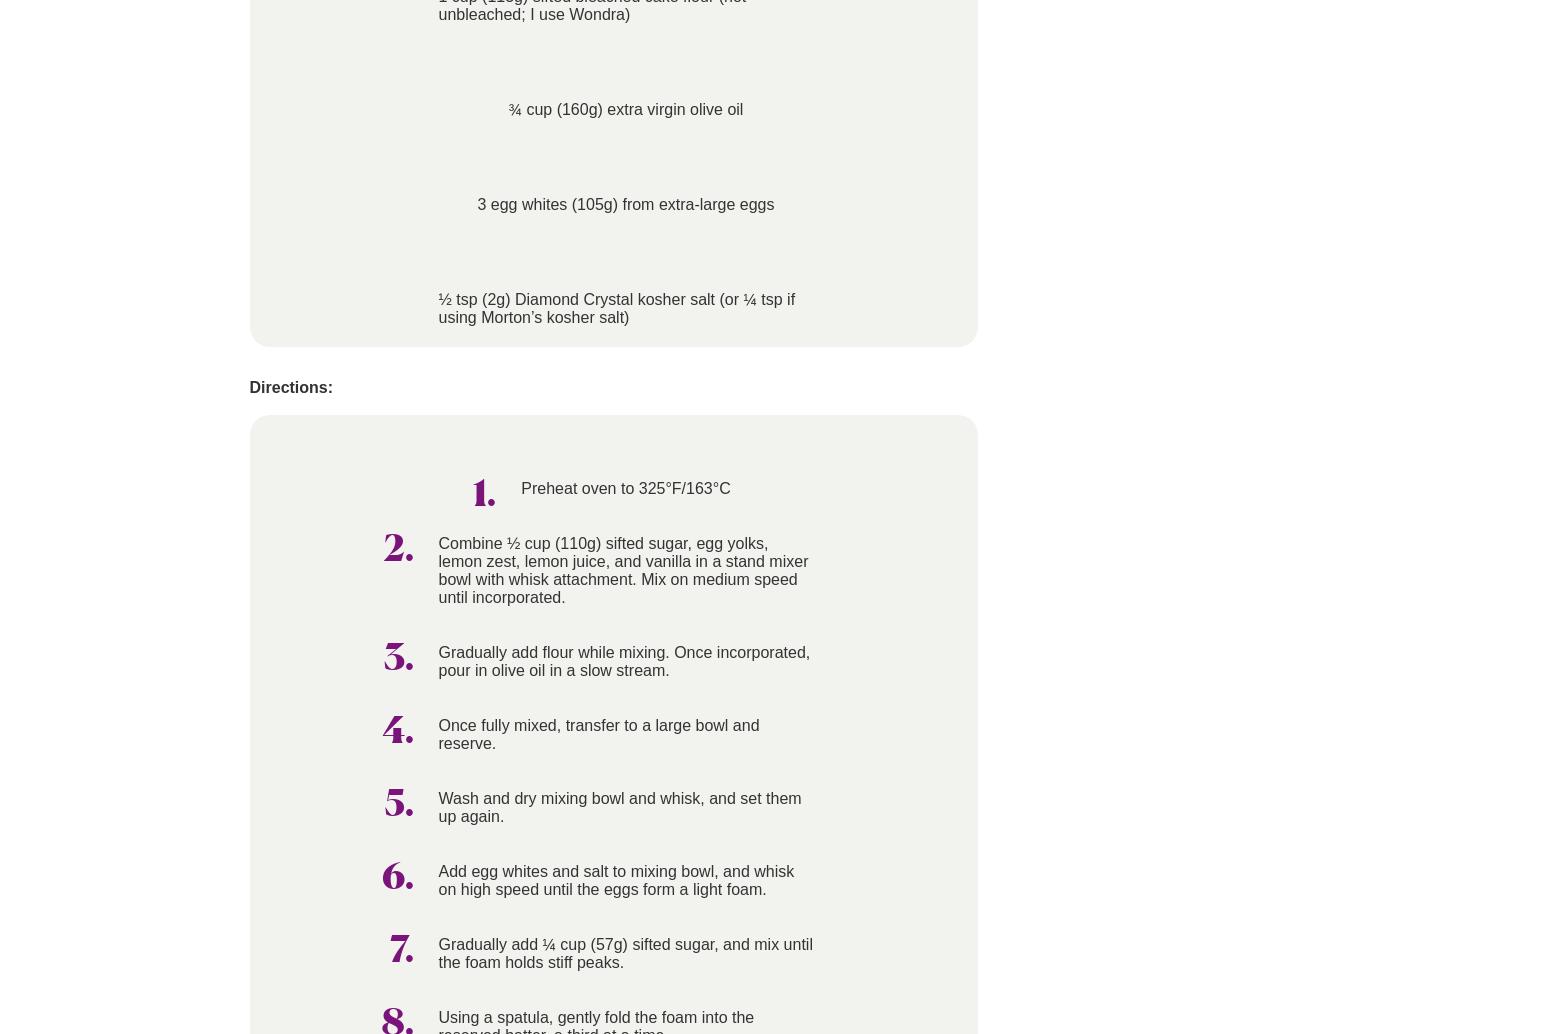  I want to click on 'Wash and dry mixing bowl and whisk, and set them up again.', so click(619, 806).